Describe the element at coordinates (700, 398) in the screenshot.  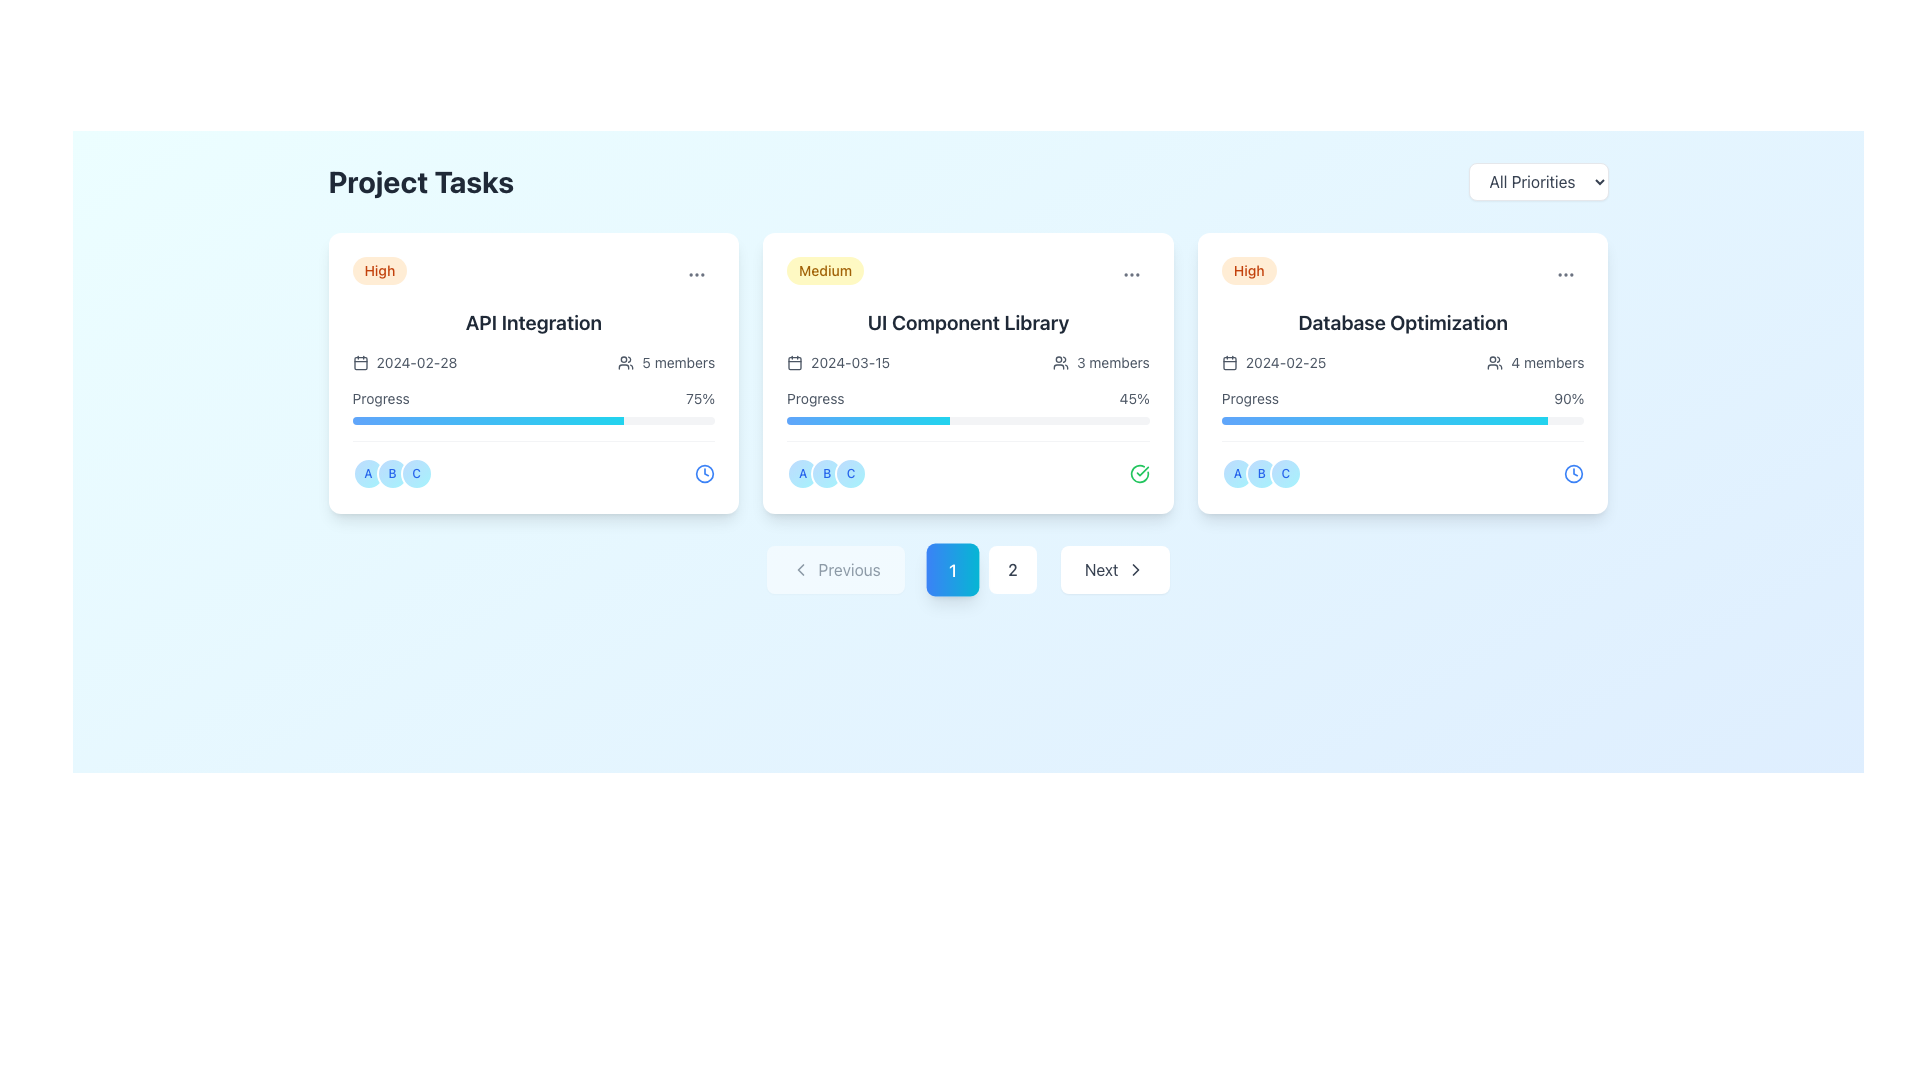
I see `textual component displaying '75%' located within the 'API Integration' card in the 'Project Tasks' interface, positioned to the right of the 'Progress' label` at that location.